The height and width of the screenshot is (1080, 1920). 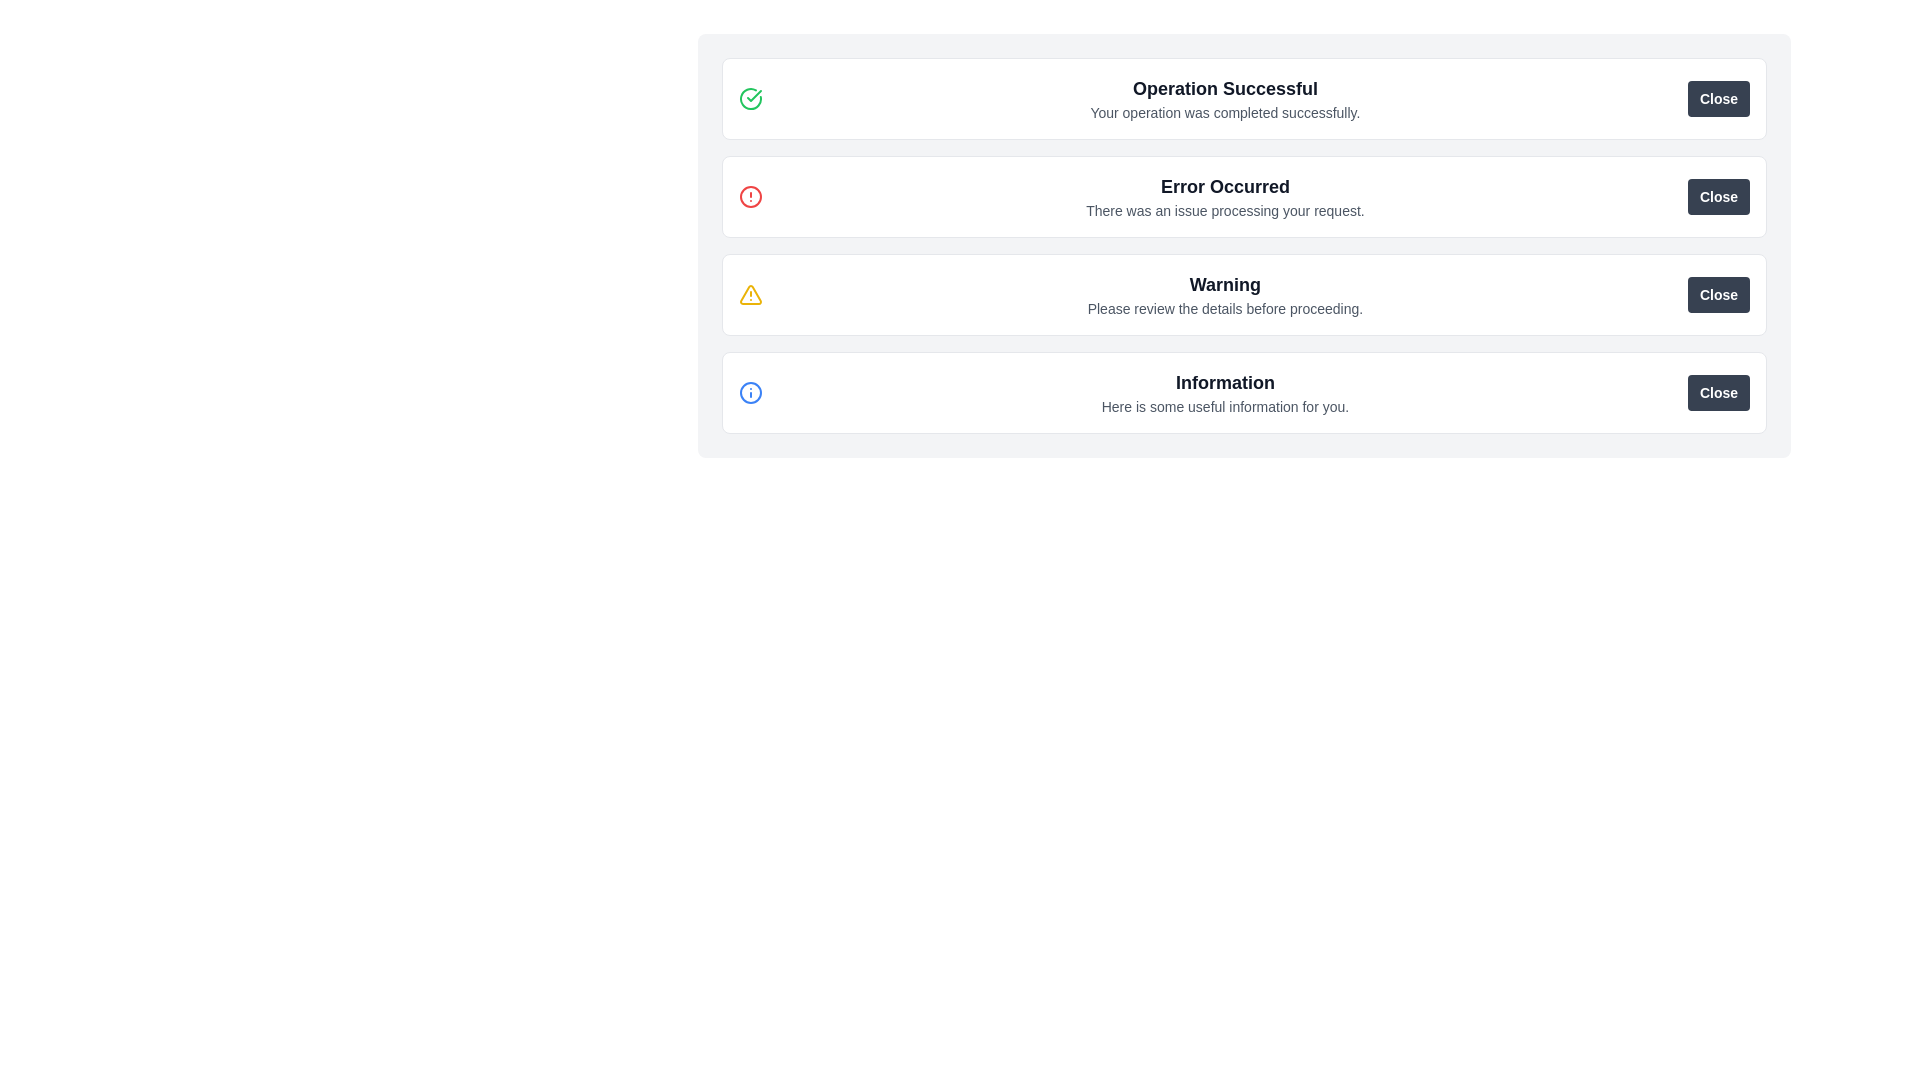 What do you see at coordinates (1224, 294) in the screenshot?
I see `content displayed in the centrally aligned text block that serves as a notification to warn users about reviewing details before proceeding` at bounding box center [1224, 294].